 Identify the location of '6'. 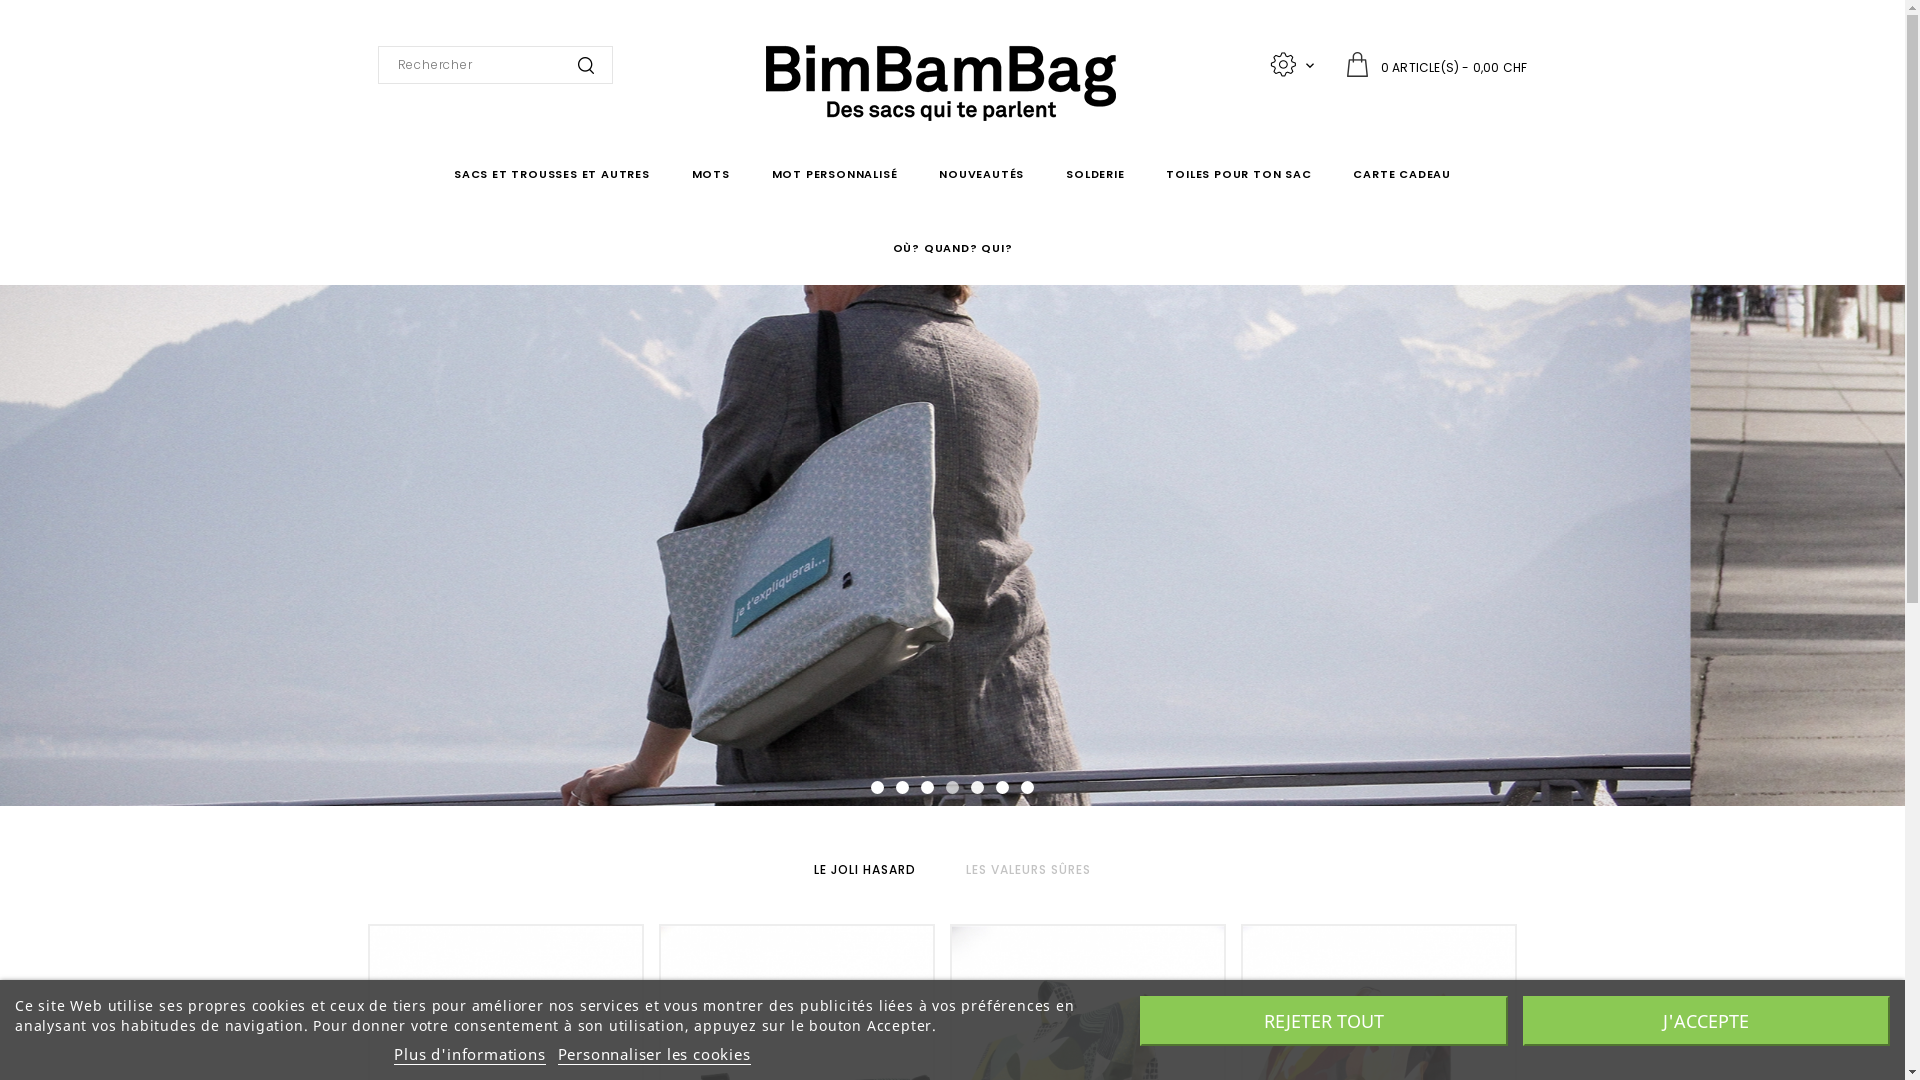
(1002, 786).